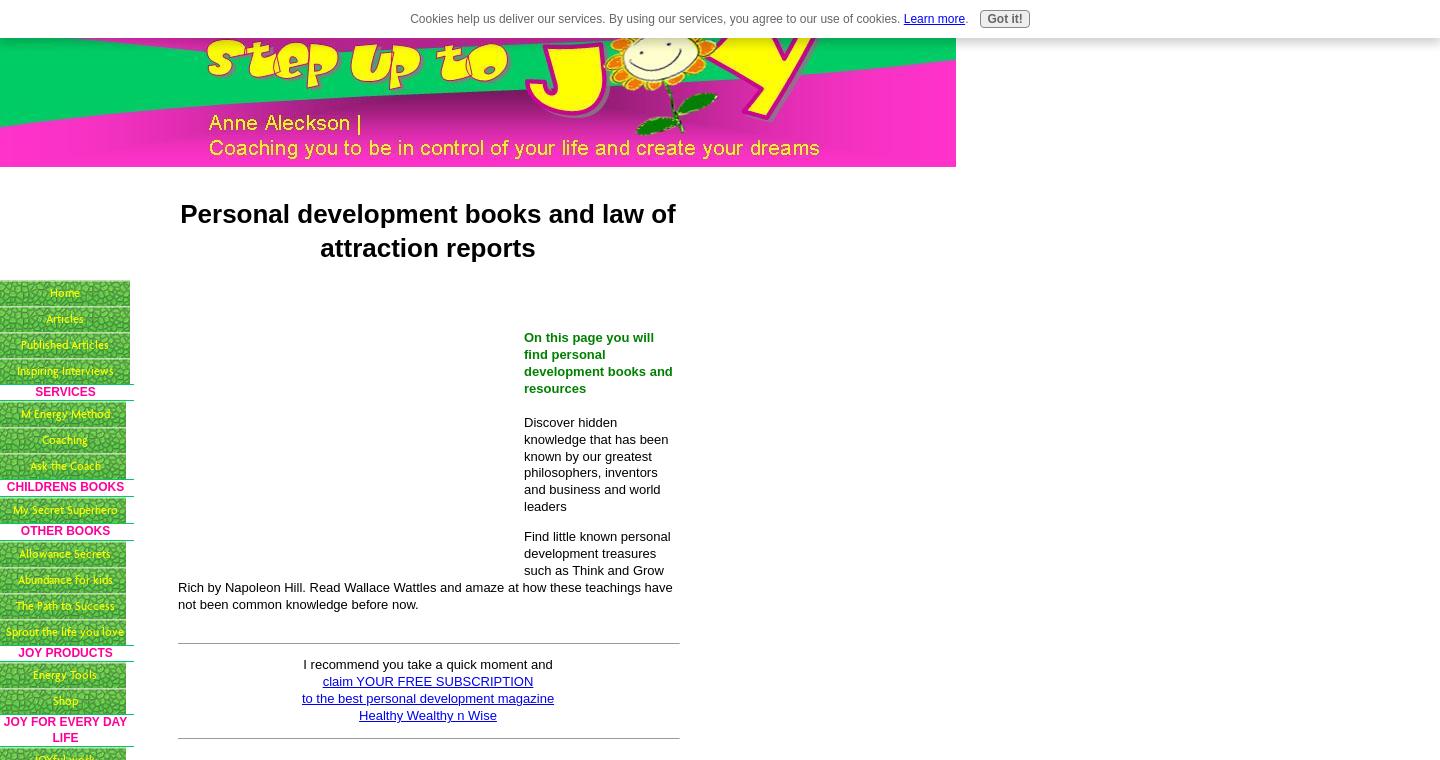  What do you see at coordinates (299, 698) in the screenshot?
I see `'to the best personal development magazine'` at bounding box center [299, 698].